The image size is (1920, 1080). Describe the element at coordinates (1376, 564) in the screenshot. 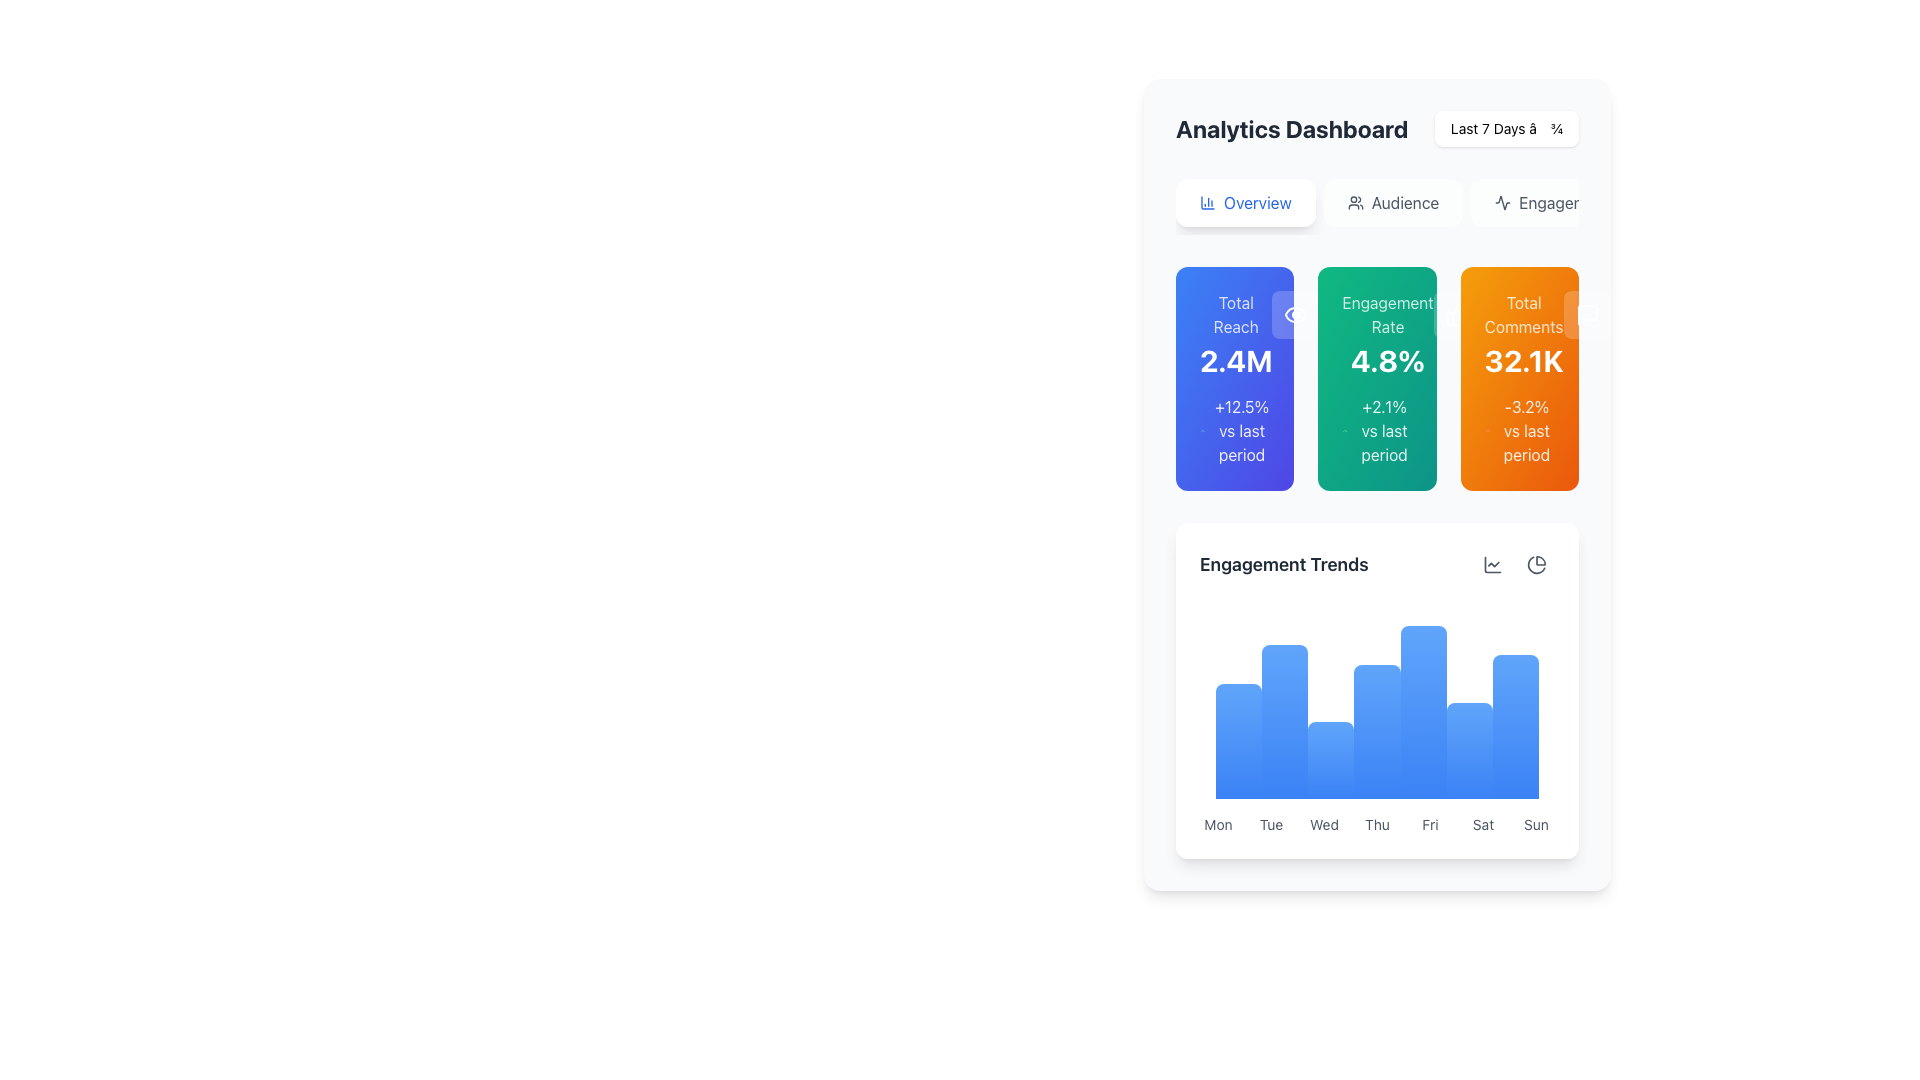

I see `the text label displaying the title 'Engagement Trends' for accessibility` at that location.